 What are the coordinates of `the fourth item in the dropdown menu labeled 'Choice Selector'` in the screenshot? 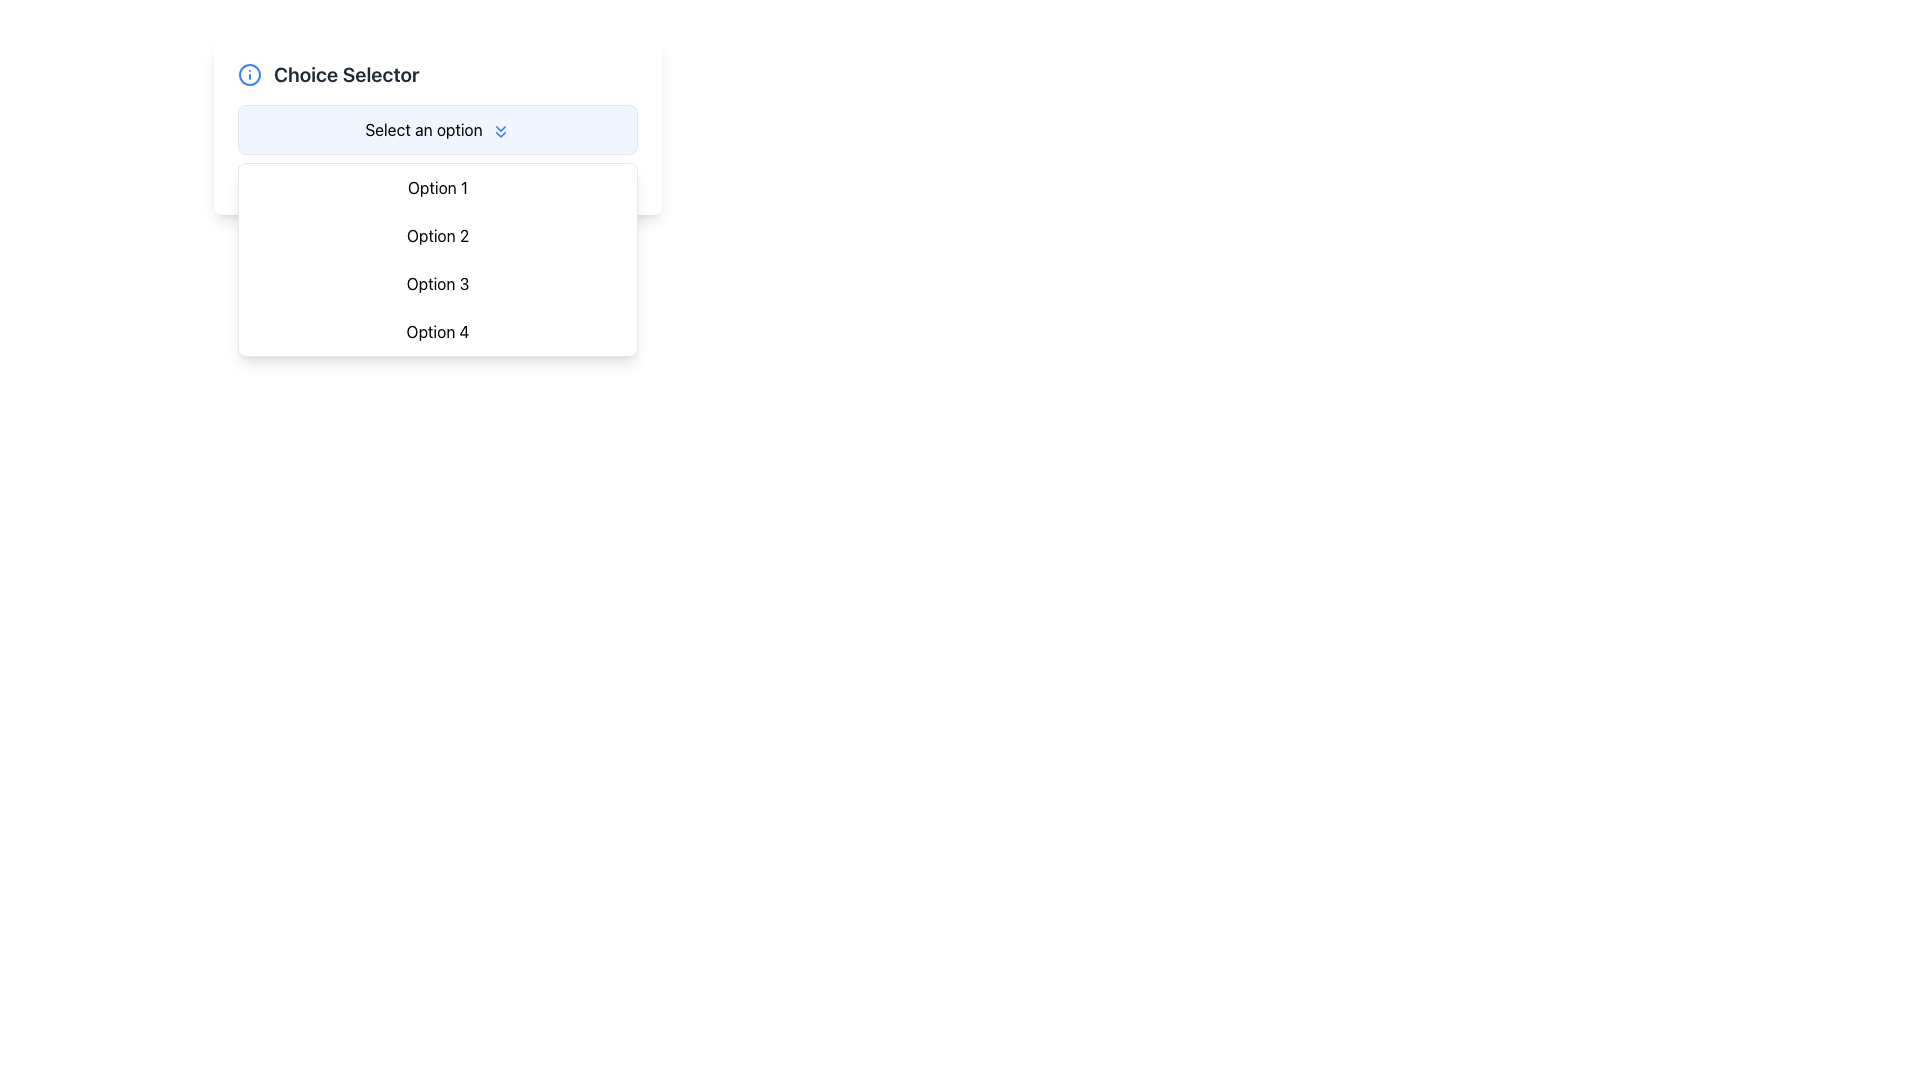 It's located at (436, 330).